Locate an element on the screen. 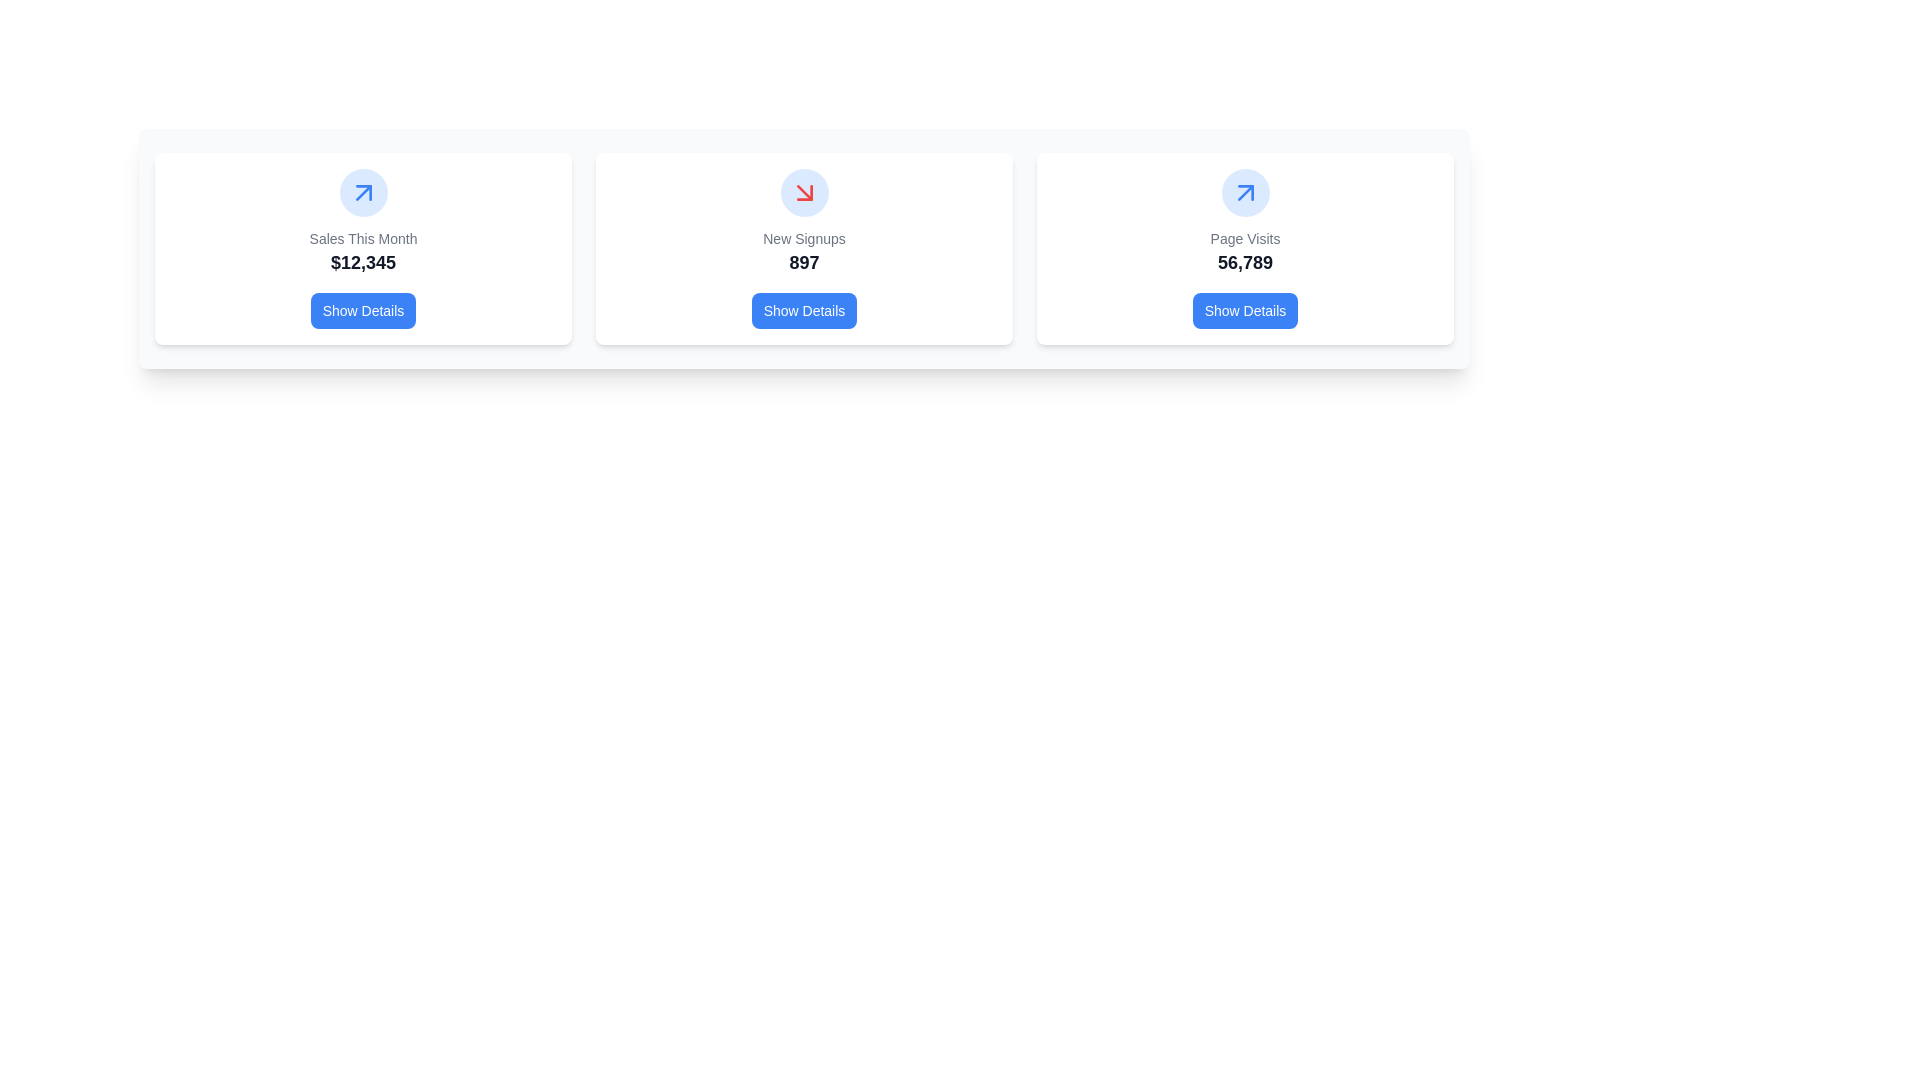  the small blue arrow icon pointing upwards and to the right, which is located within a light blue circular background on the 'Sales This Month' card is located at coordinates (1244, 192).